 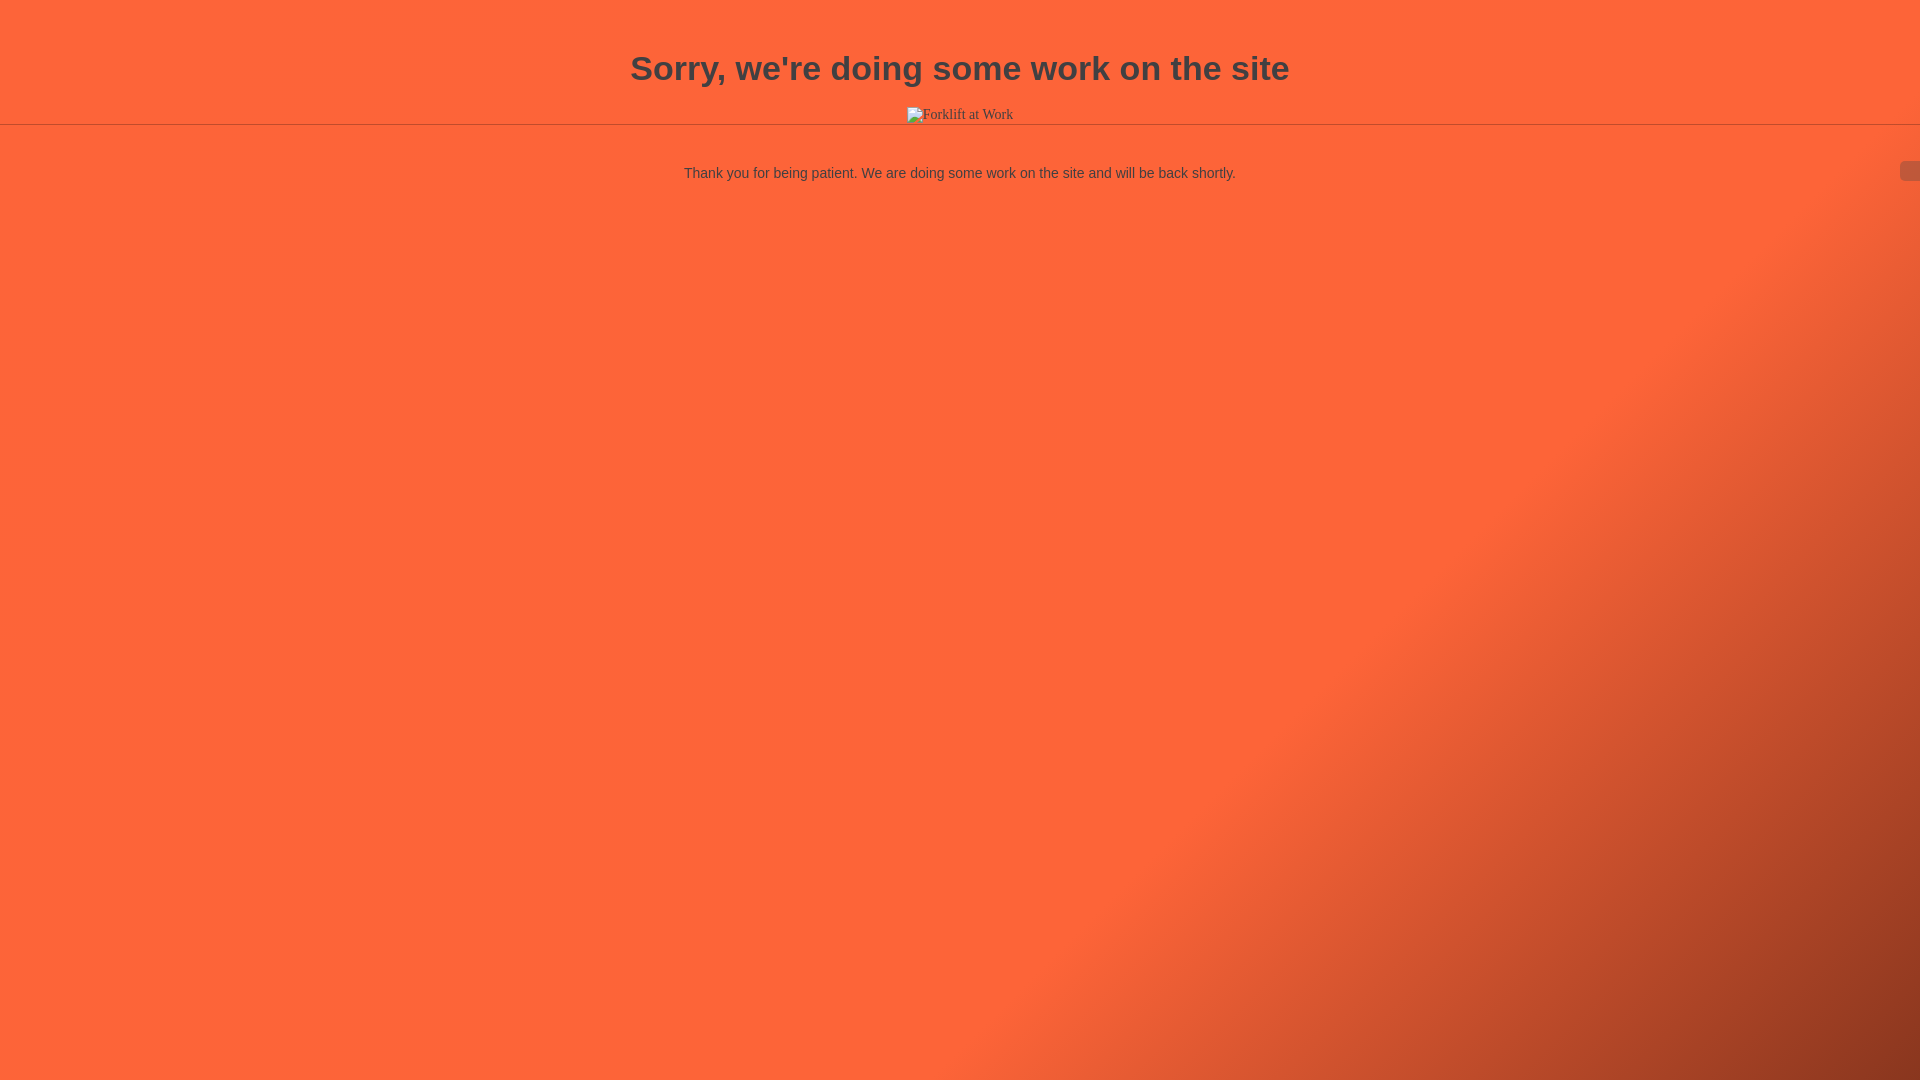 I want to click on 'Forklift at Work', so click(x=906, y=115).